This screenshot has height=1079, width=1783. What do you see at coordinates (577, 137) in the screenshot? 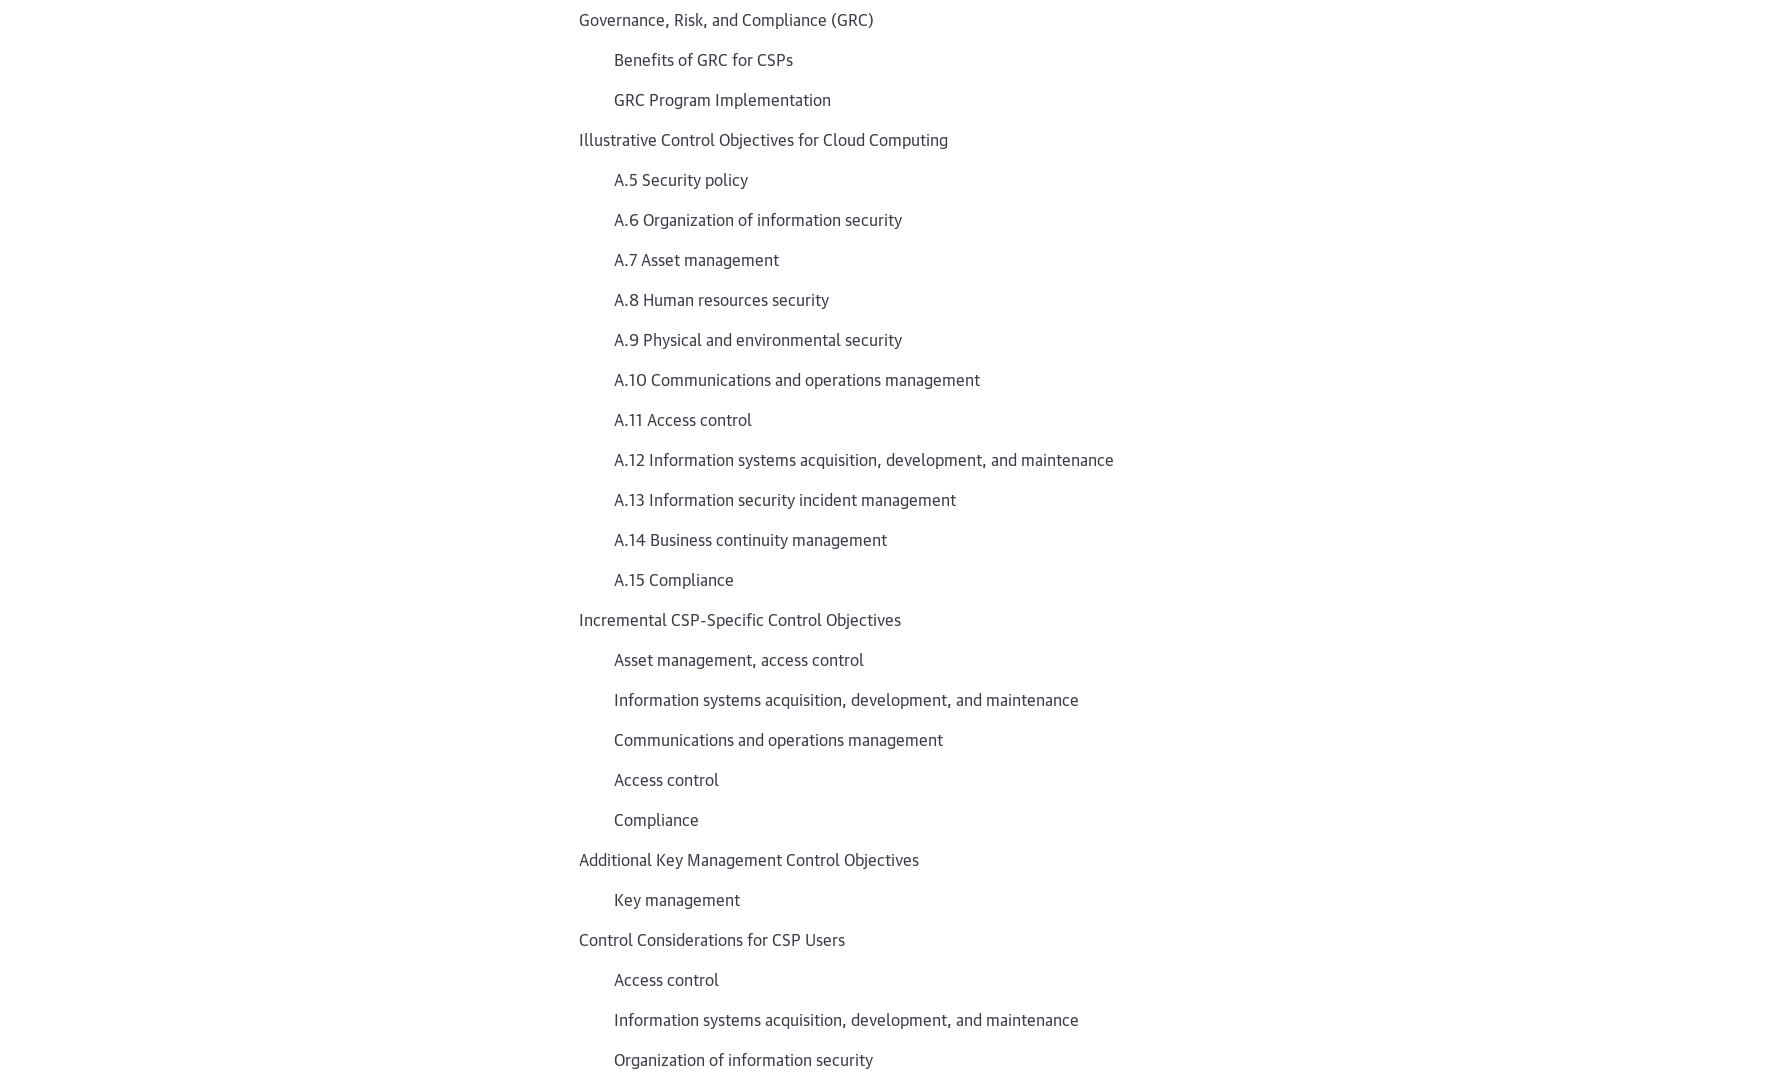
I see `'Illustrative Control Objectives for Cloud Computing'` at bounding box center [577, 137].